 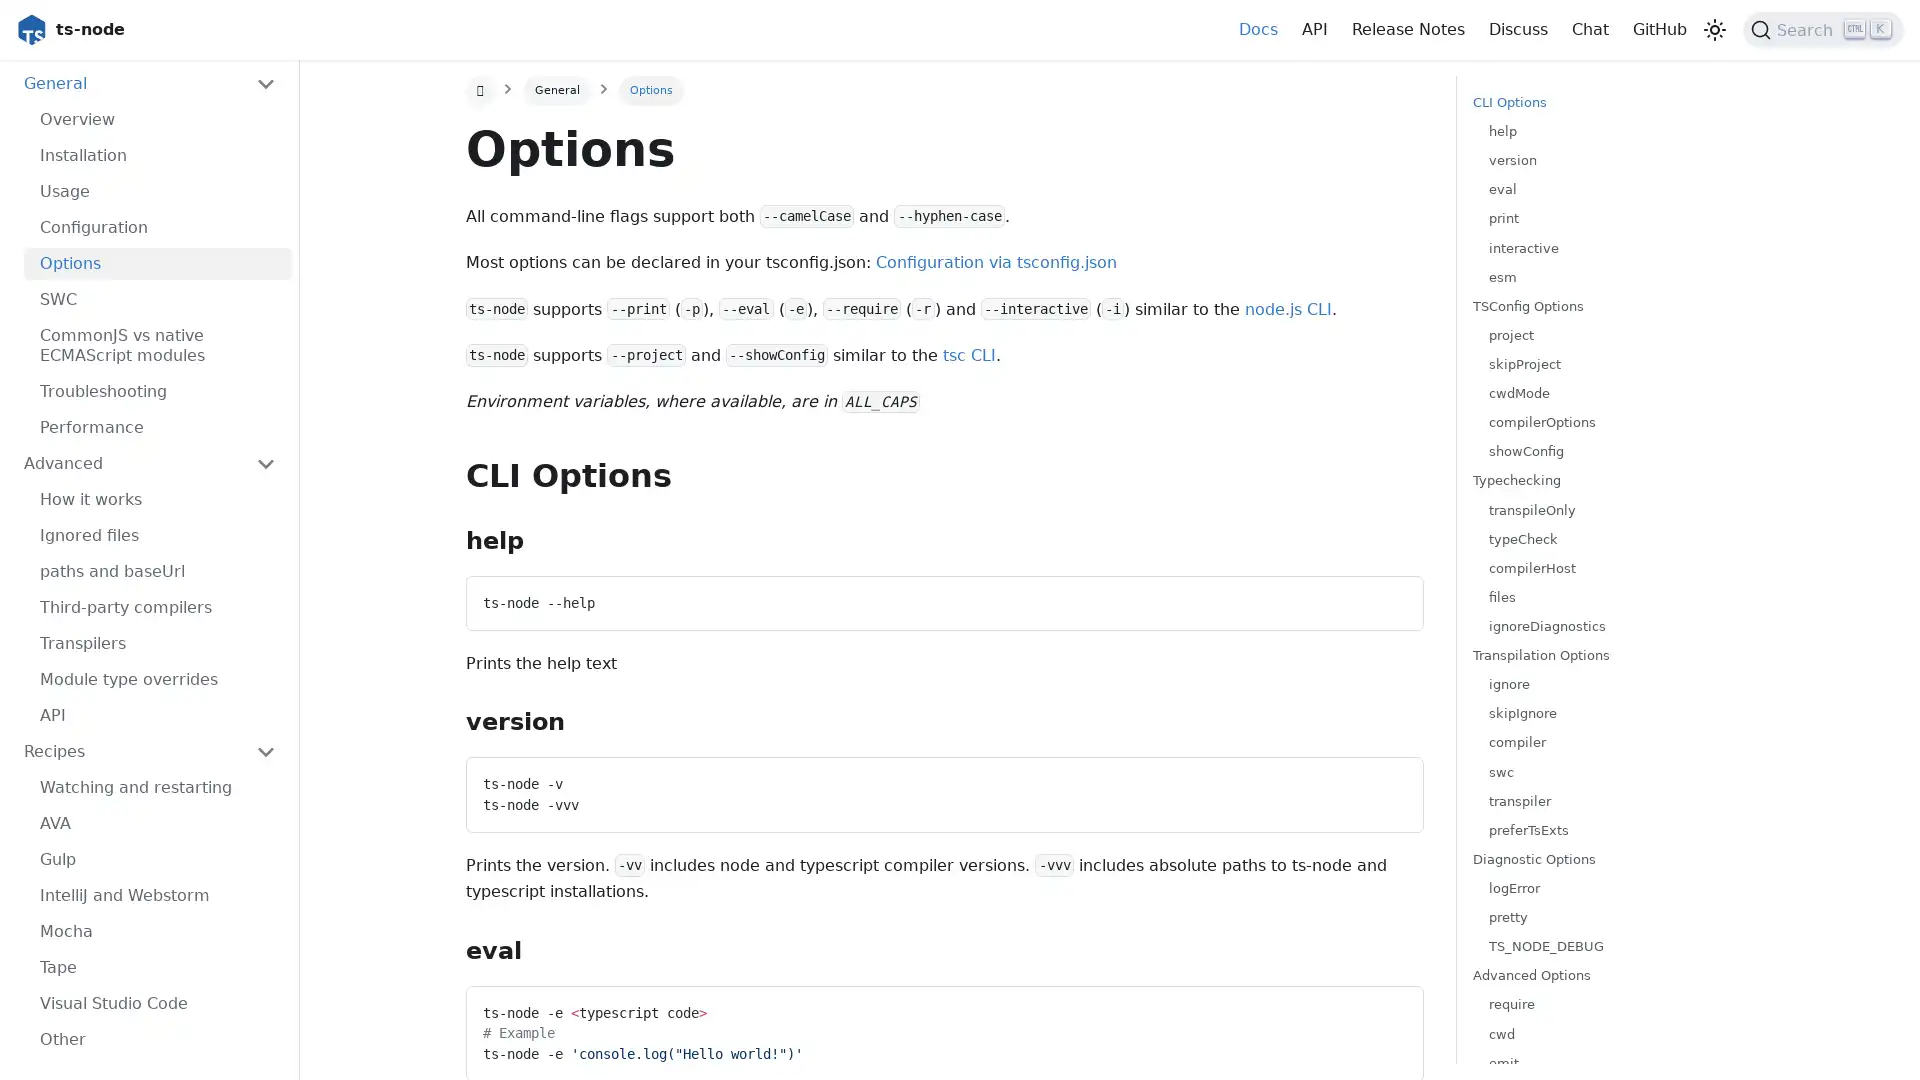 I want to click on Copy code to clipboard, so click(x=1389, y=778).